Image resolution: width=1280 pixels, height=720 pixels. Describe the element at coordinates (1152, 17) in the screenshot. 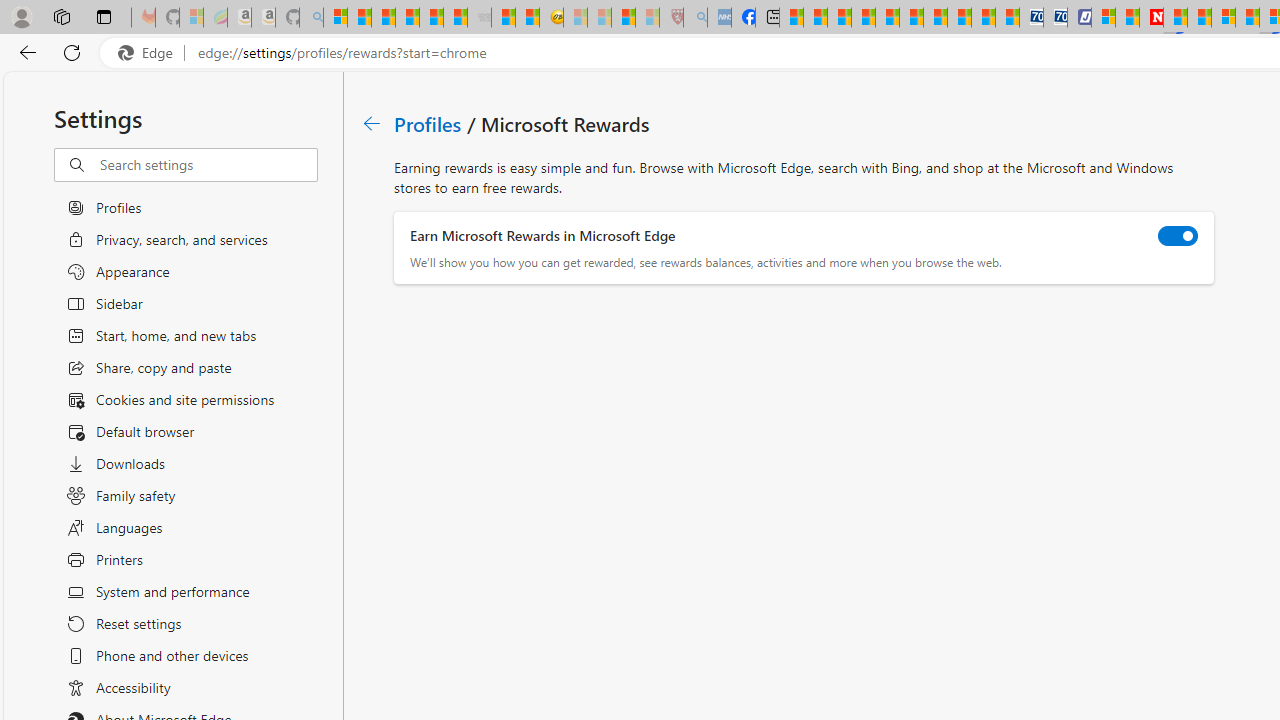

I see `'Latest Politics News & Archive | Newsweek.com'` at that location.